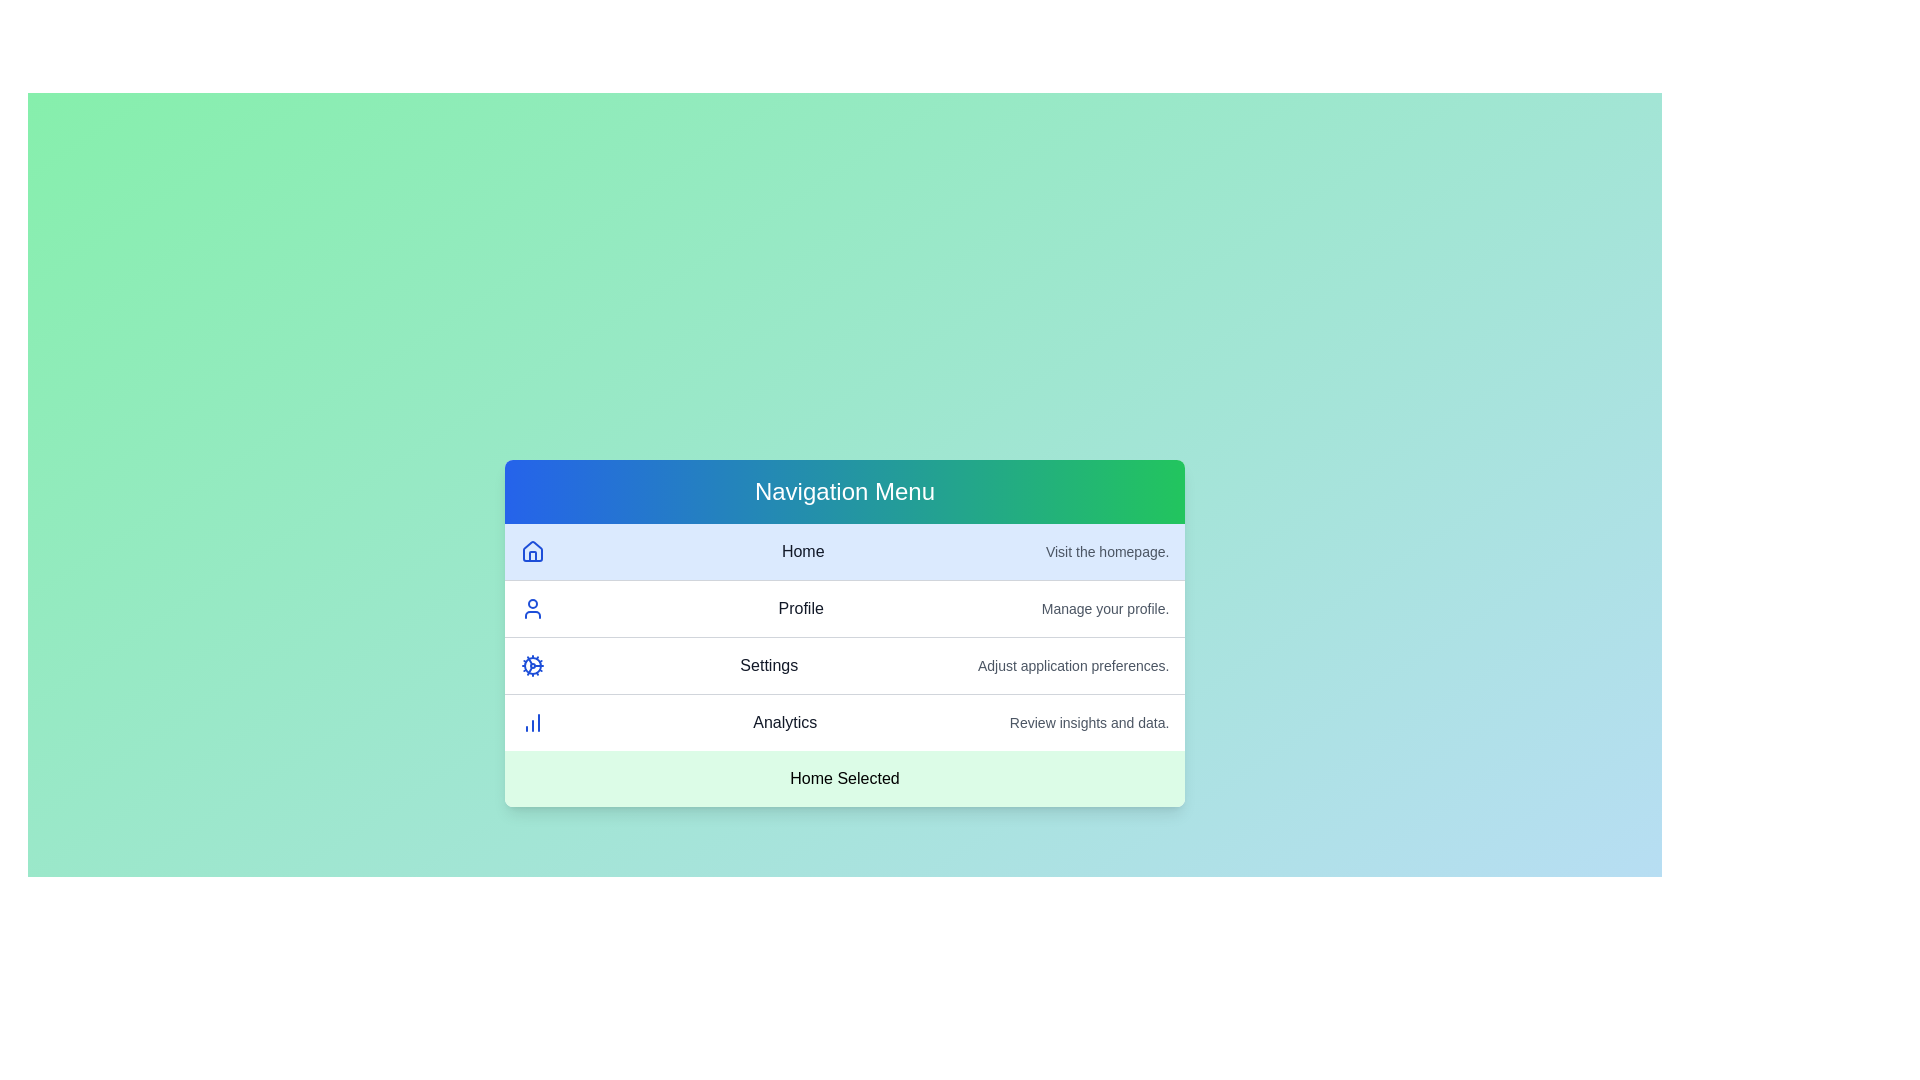  Describe the element at coordinates (844, 551) in the screenshot. I see `the menu item corresponding to Home` at that location.